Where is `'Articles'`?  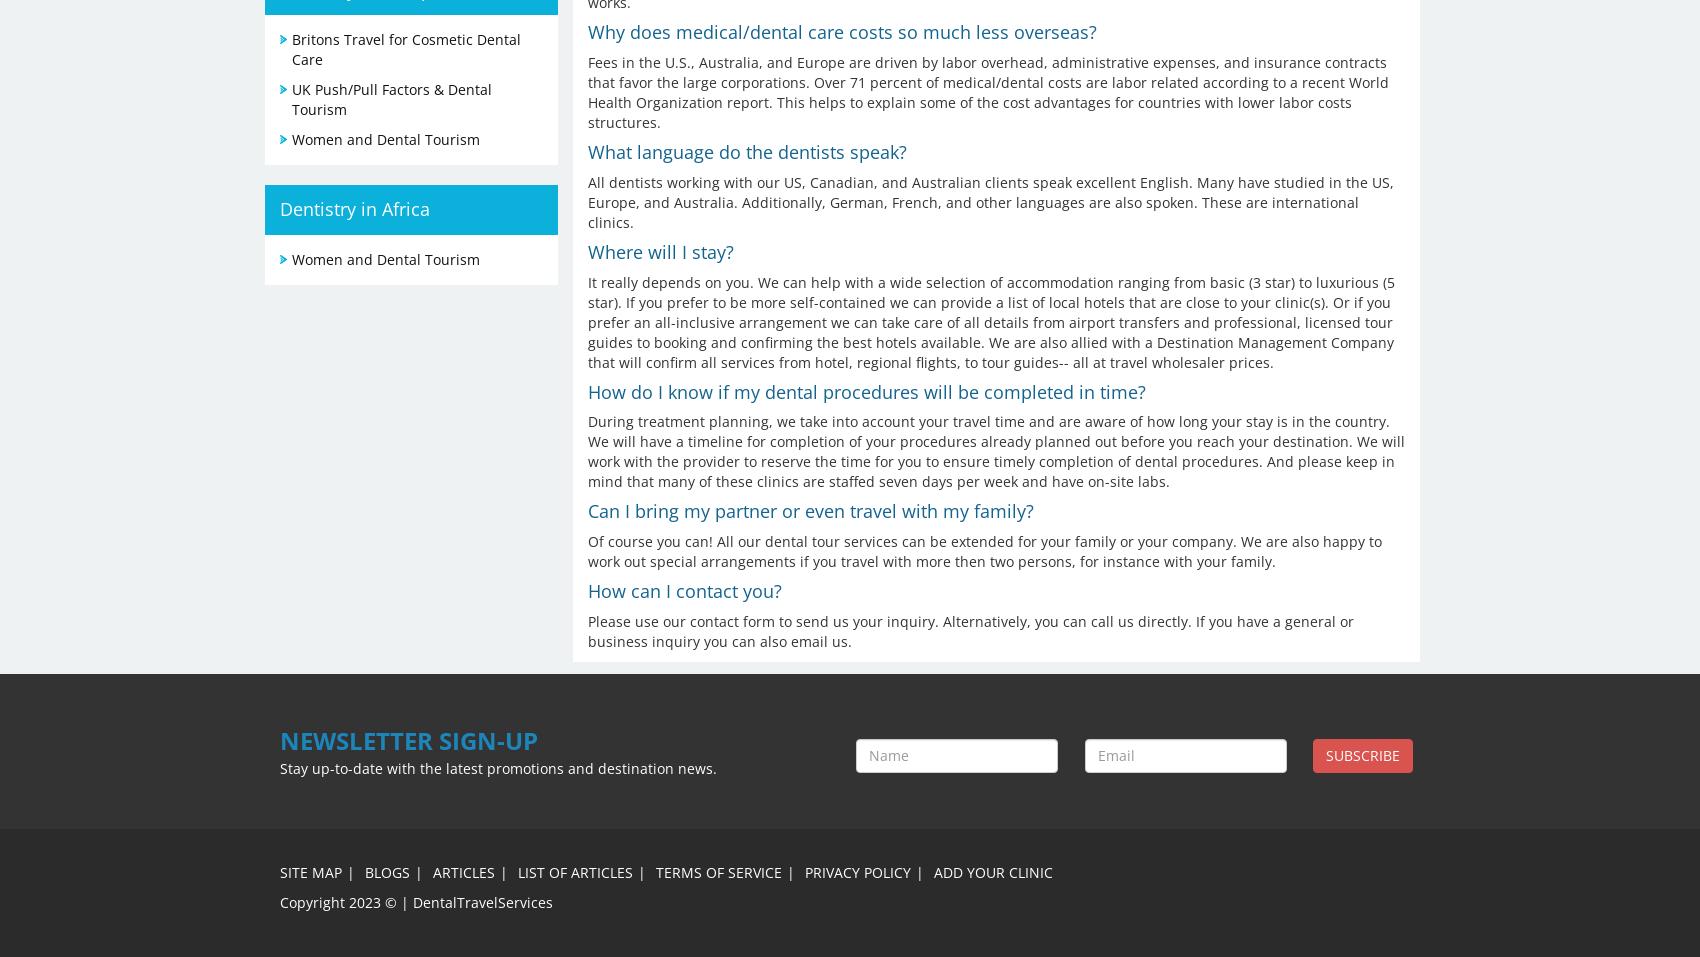
'Articles' is located at coordinates (432, 871).